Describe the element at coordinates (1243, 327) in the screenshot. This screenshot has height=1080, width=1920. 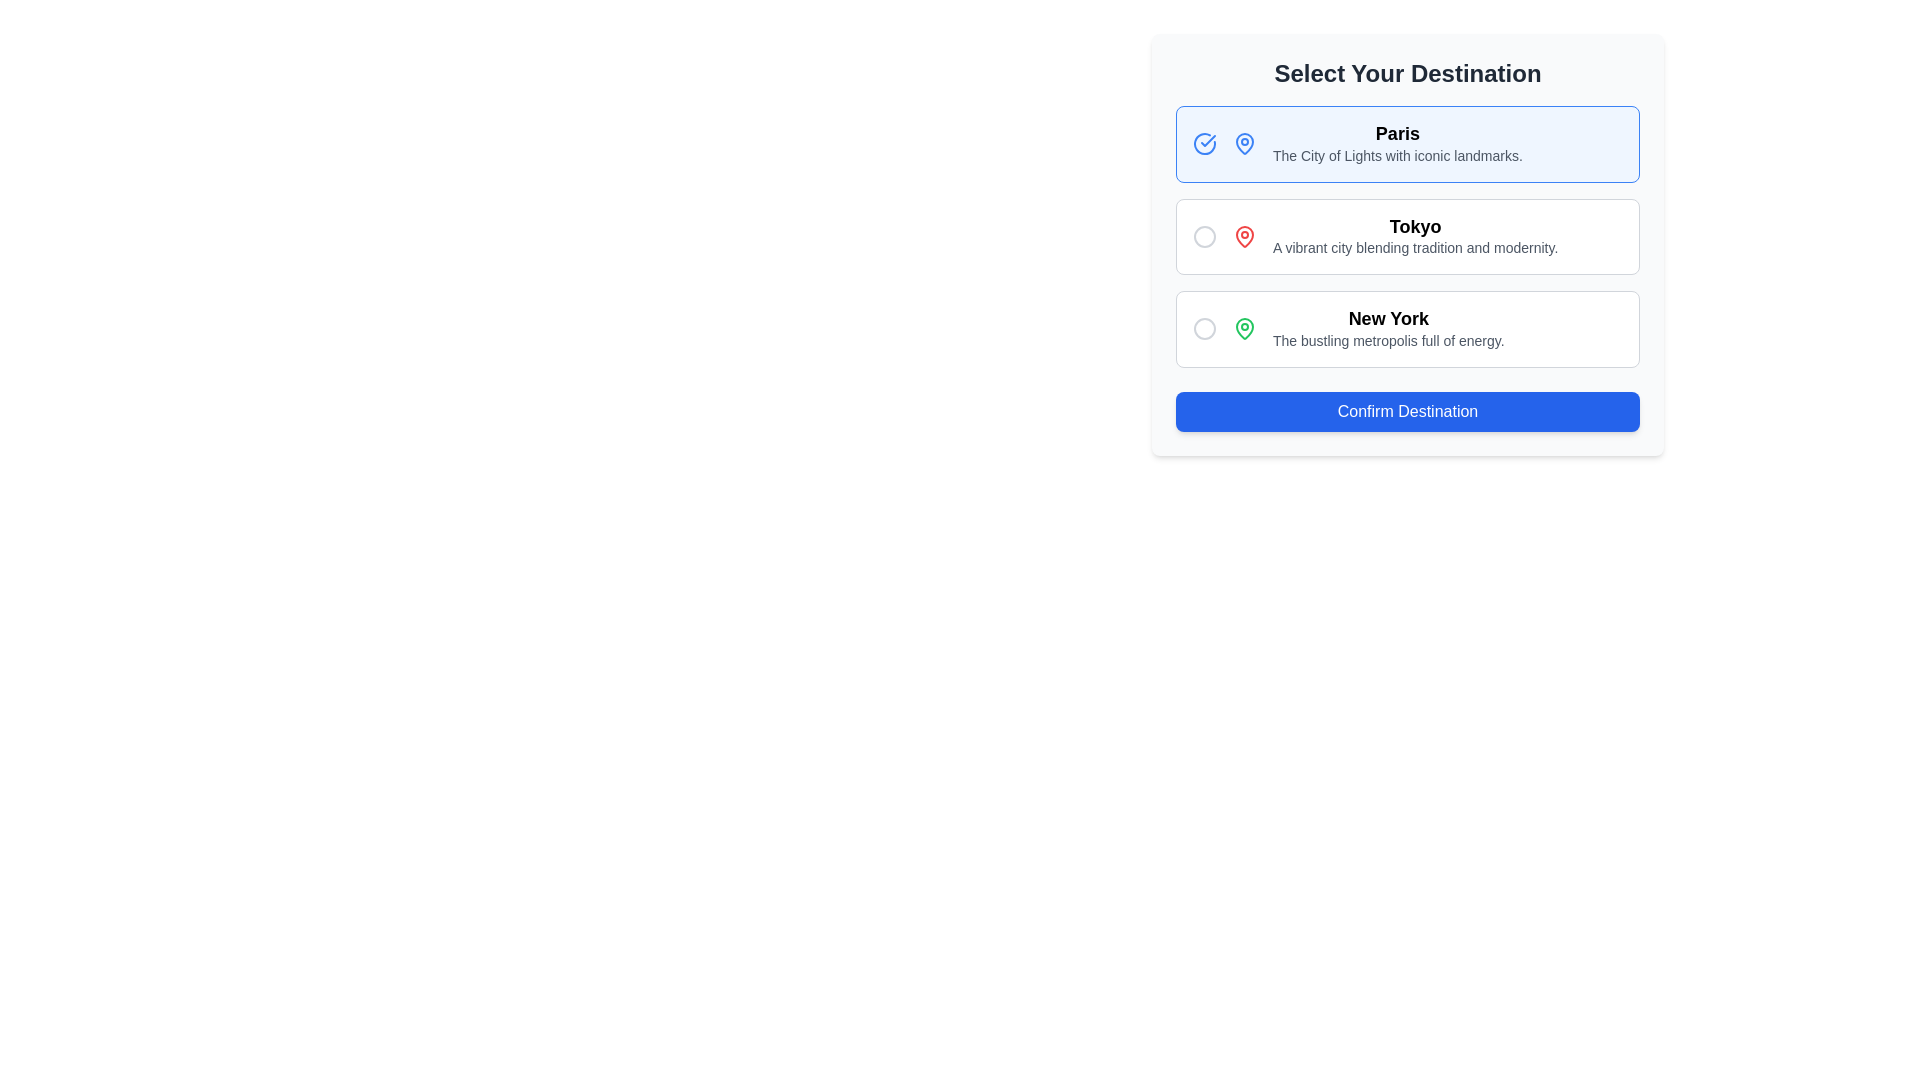
I see `the details visually by clicking on the pin icon representing 'New York' in the 'Select Your Destination' card, located in the third row of options` at that location.